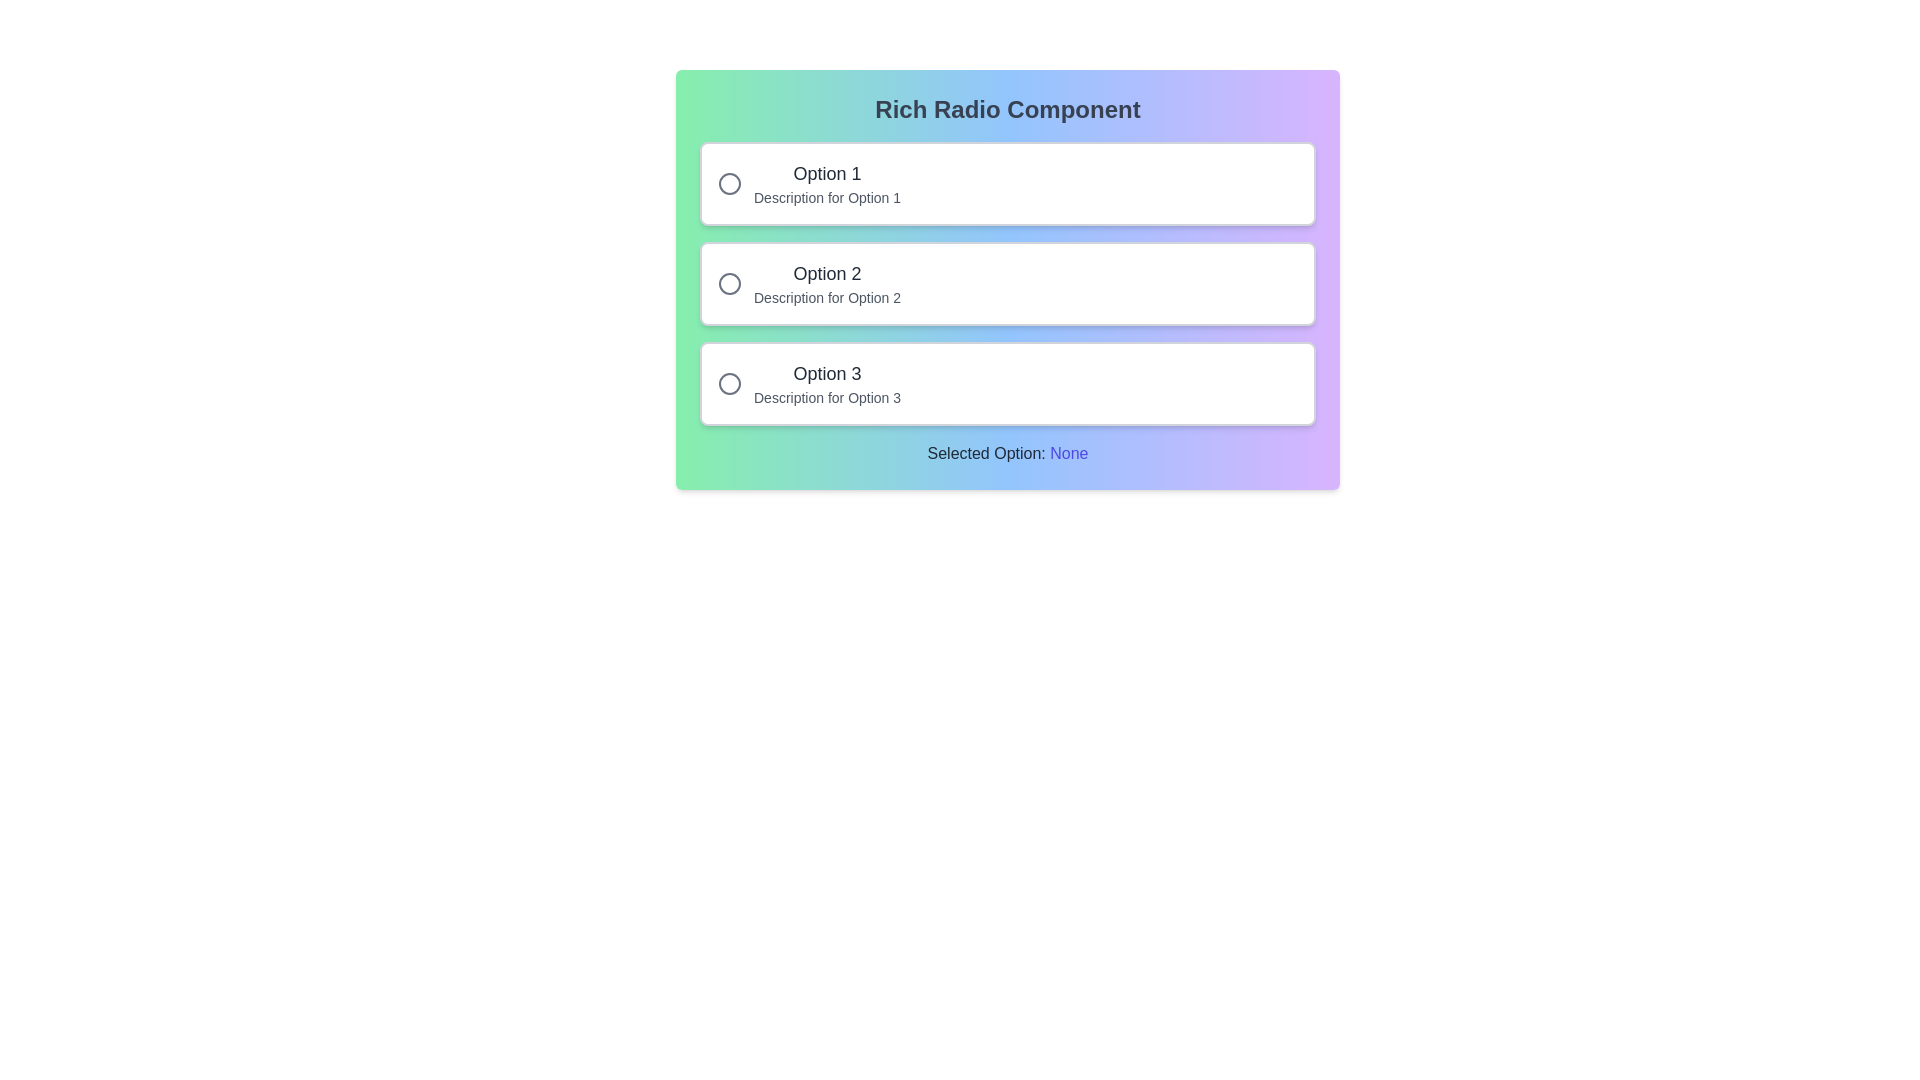 This screenshot has height=1080, width=1920. What do you see at coordinates (728, 184) in the screenshot?
I see `the radio button with a gray outline and white background that is located next to 'Option 1' and 'Description for Option 1'` at bounding box center [728, 184].